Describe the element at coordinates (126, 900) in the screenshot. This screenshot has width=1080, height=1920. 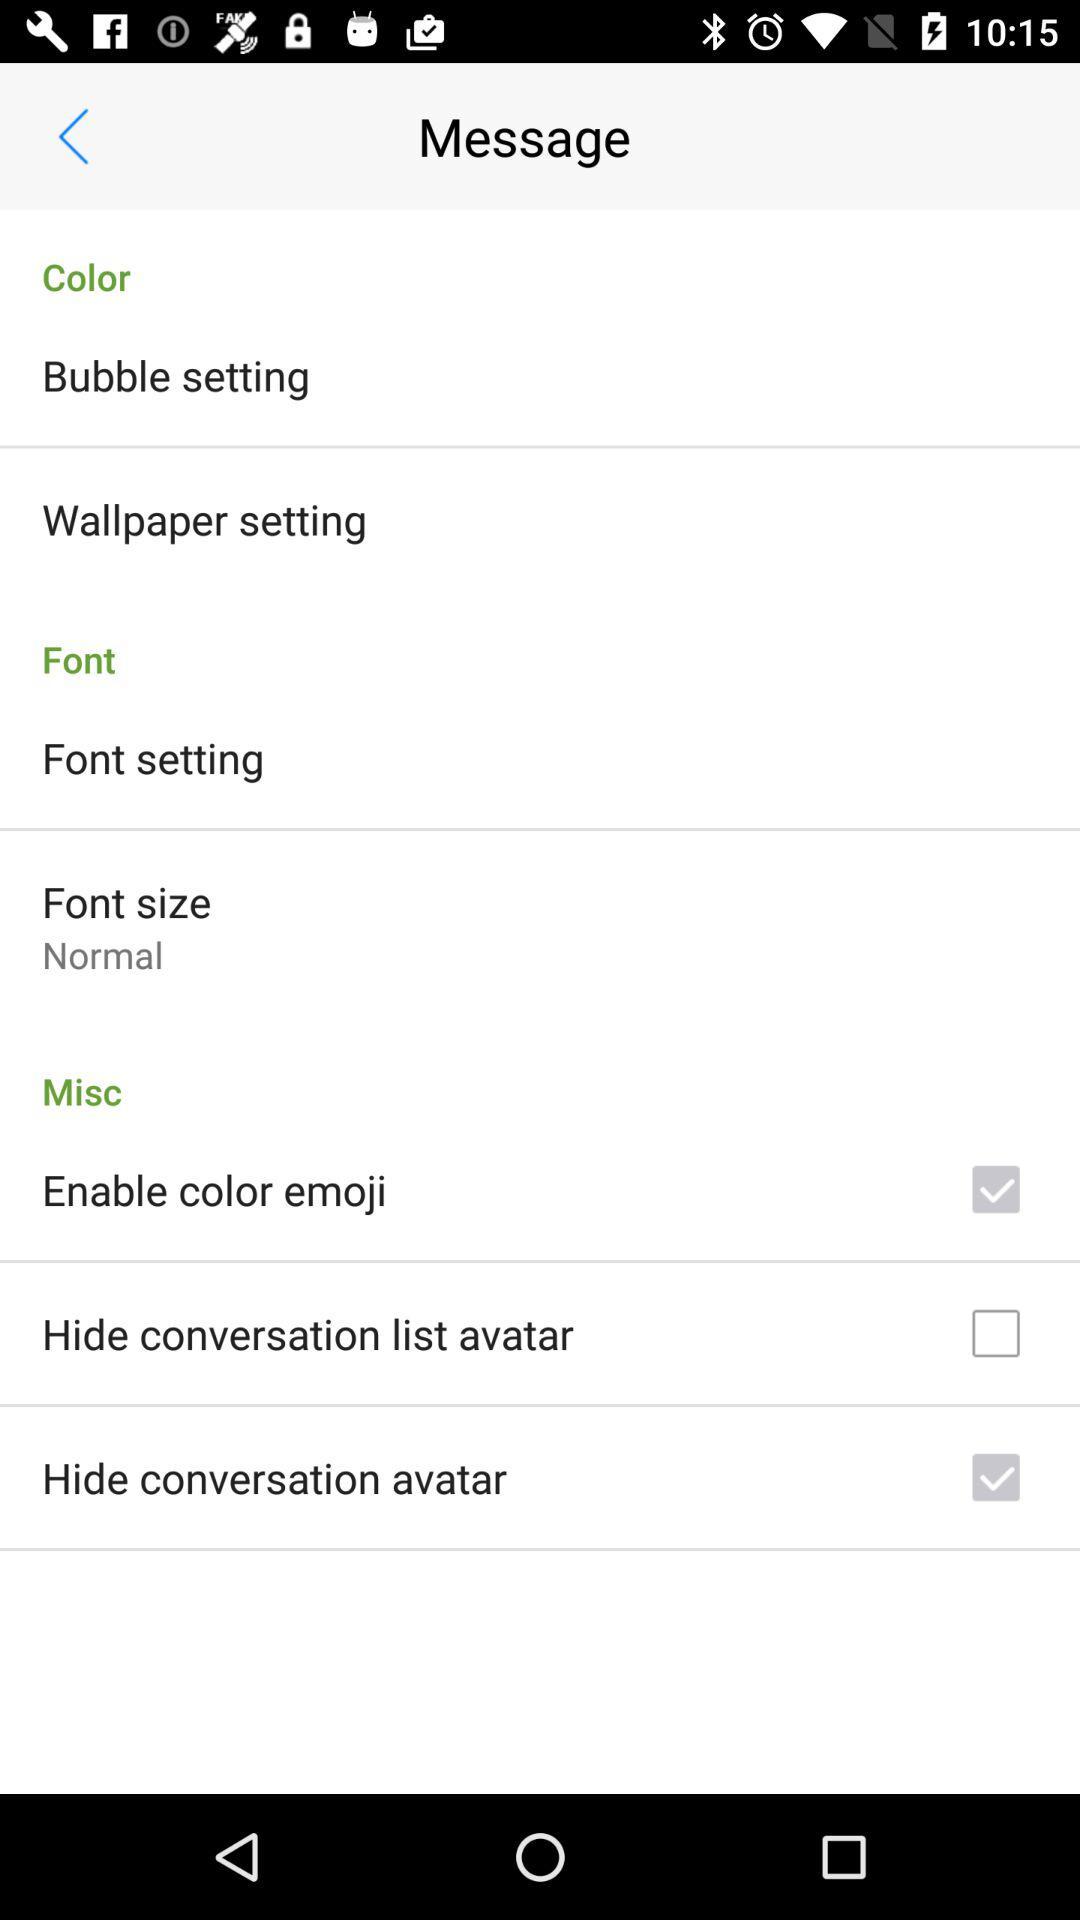
I see `icon below font setting icon` at that location.